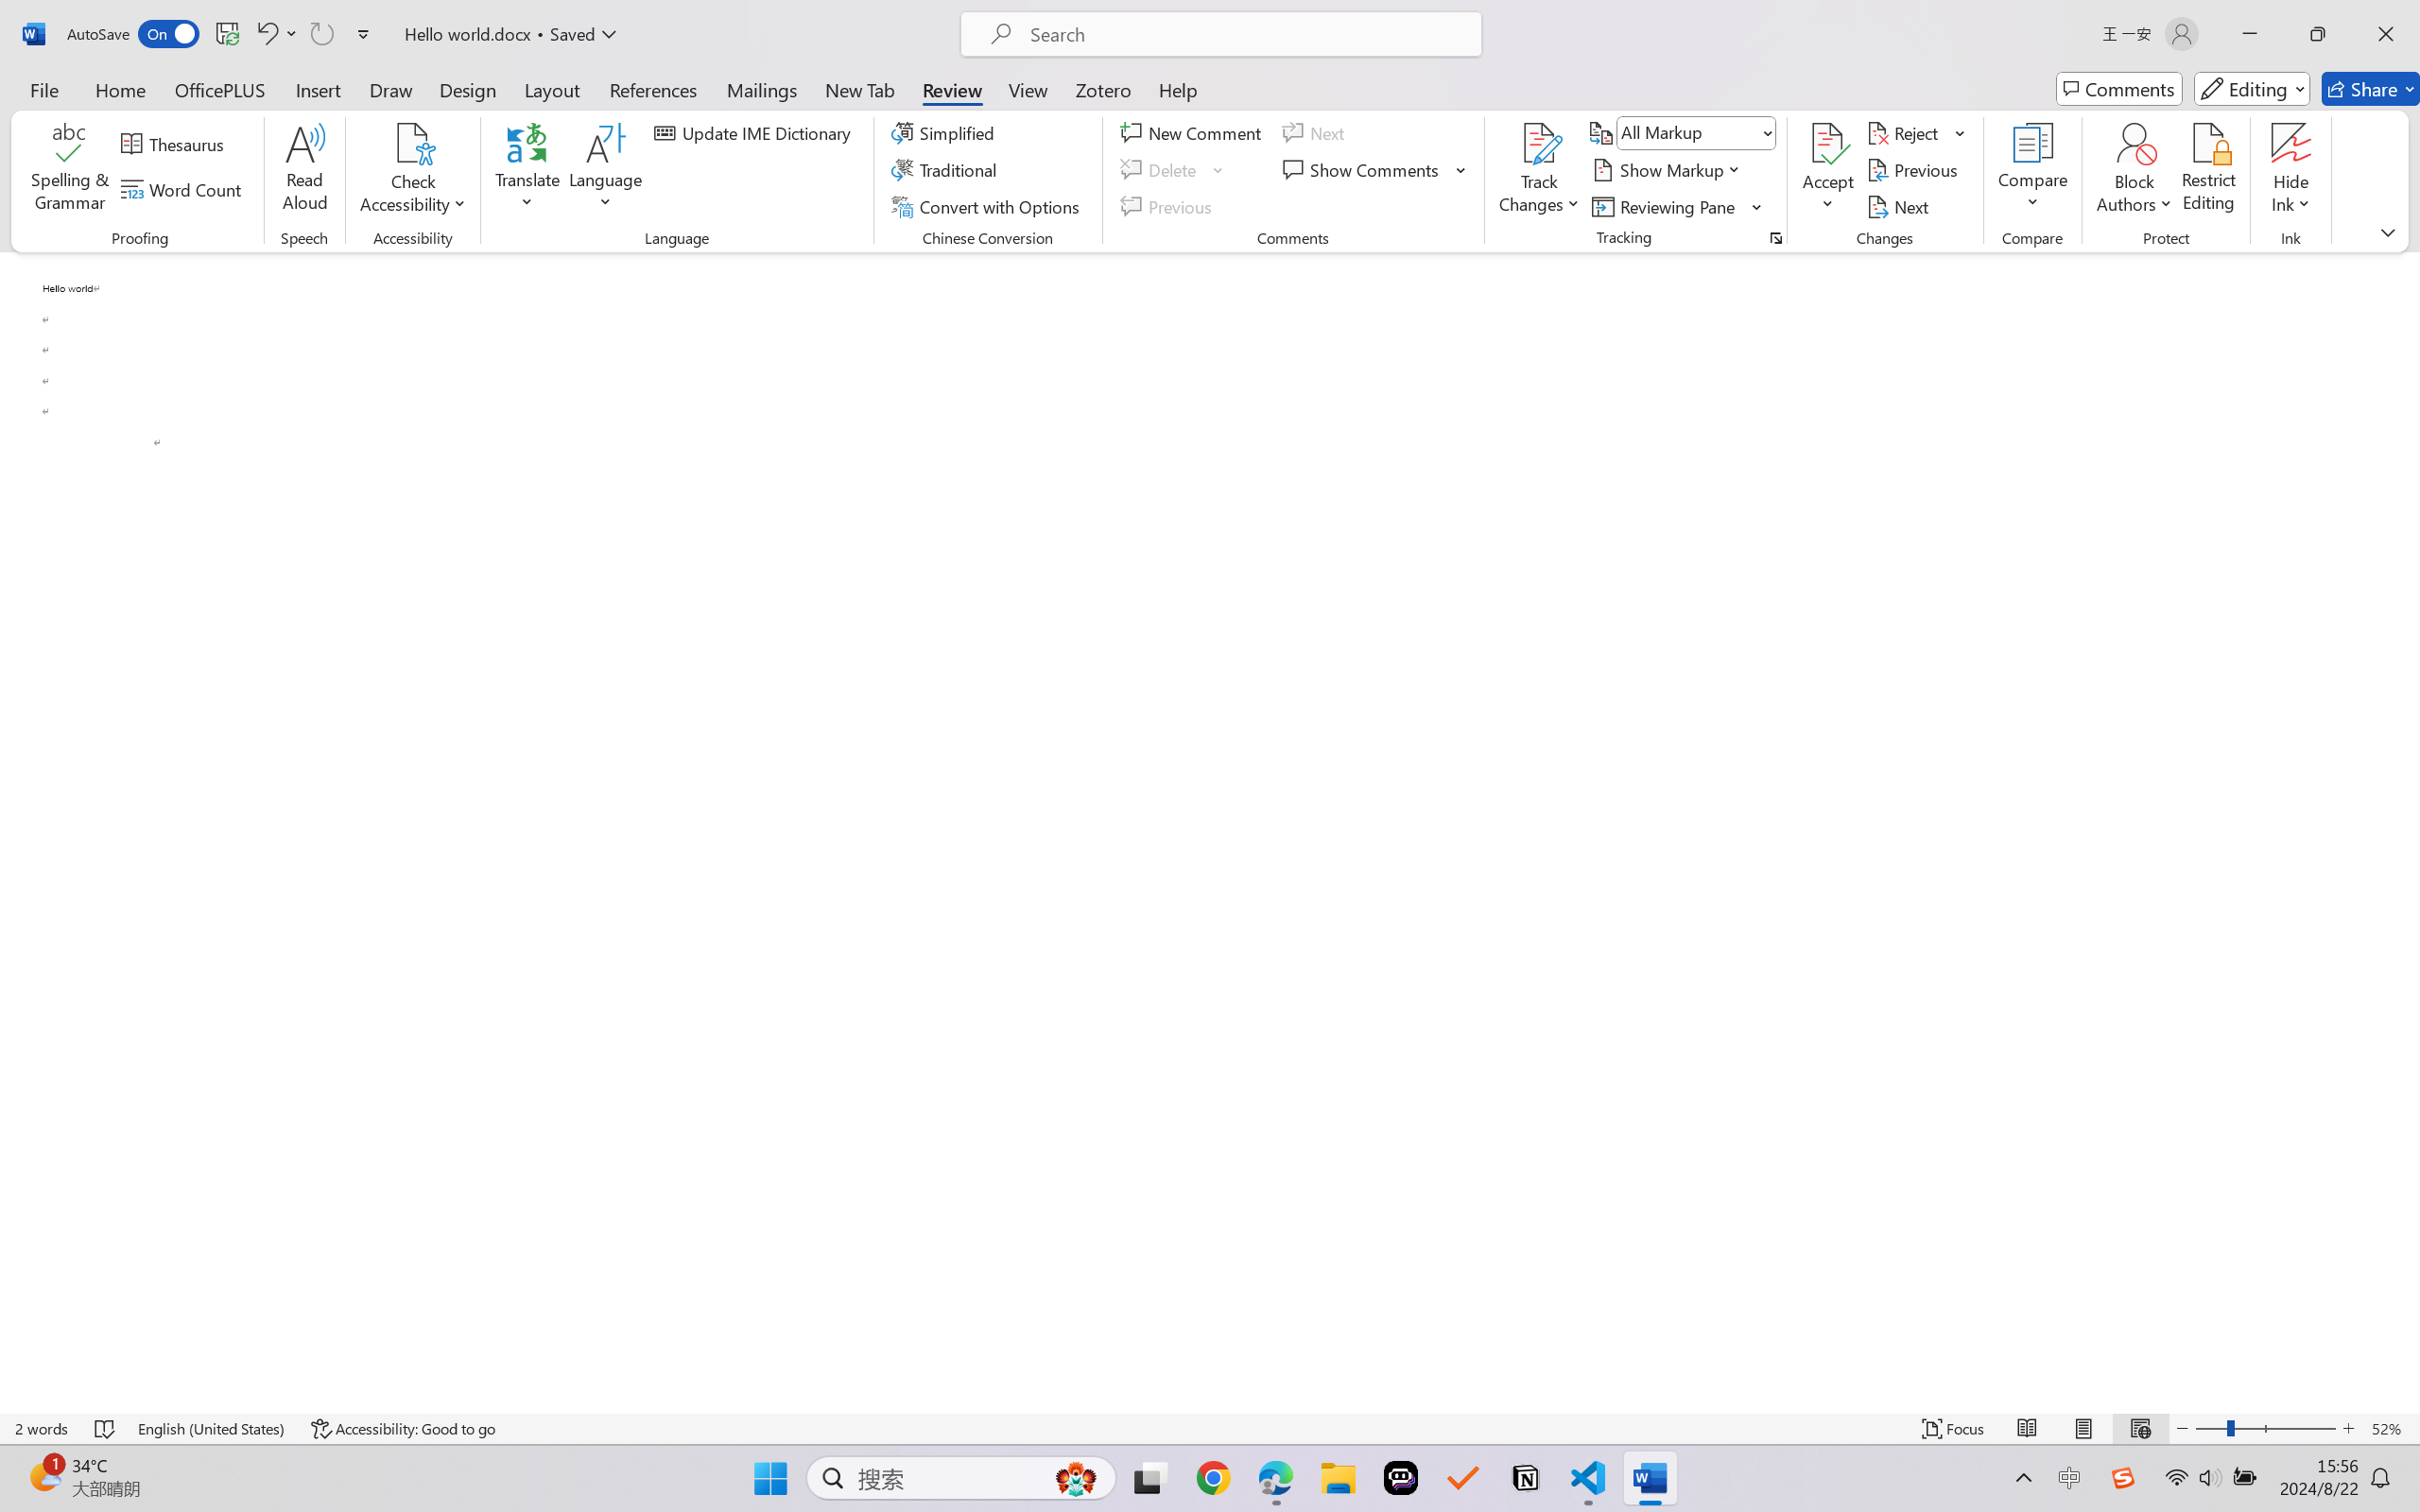  Describe the element at coordinates (226, 33) in the screenshot. I see `'Save'` at that location.